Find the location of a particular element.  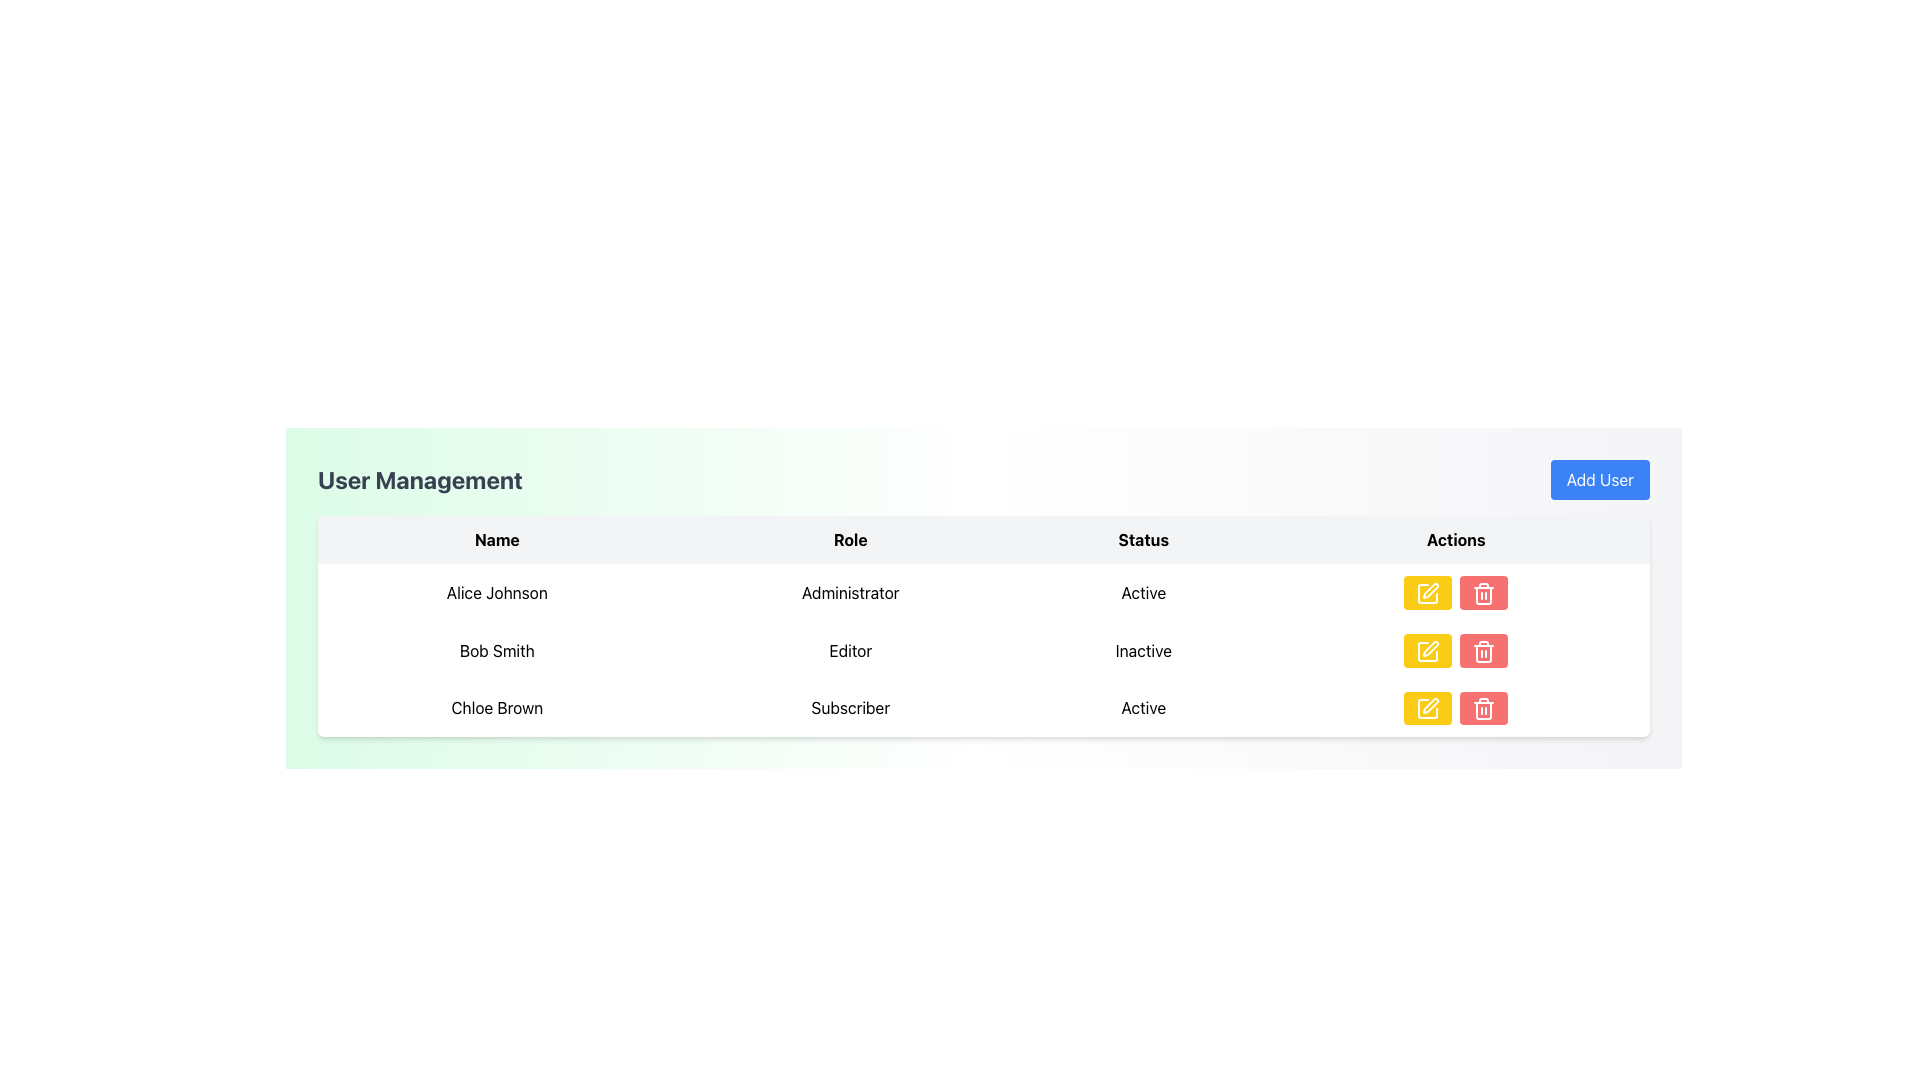

the centered bold text label 'Role' which is part of the header row in a table format is located at coordinates (850, 540).